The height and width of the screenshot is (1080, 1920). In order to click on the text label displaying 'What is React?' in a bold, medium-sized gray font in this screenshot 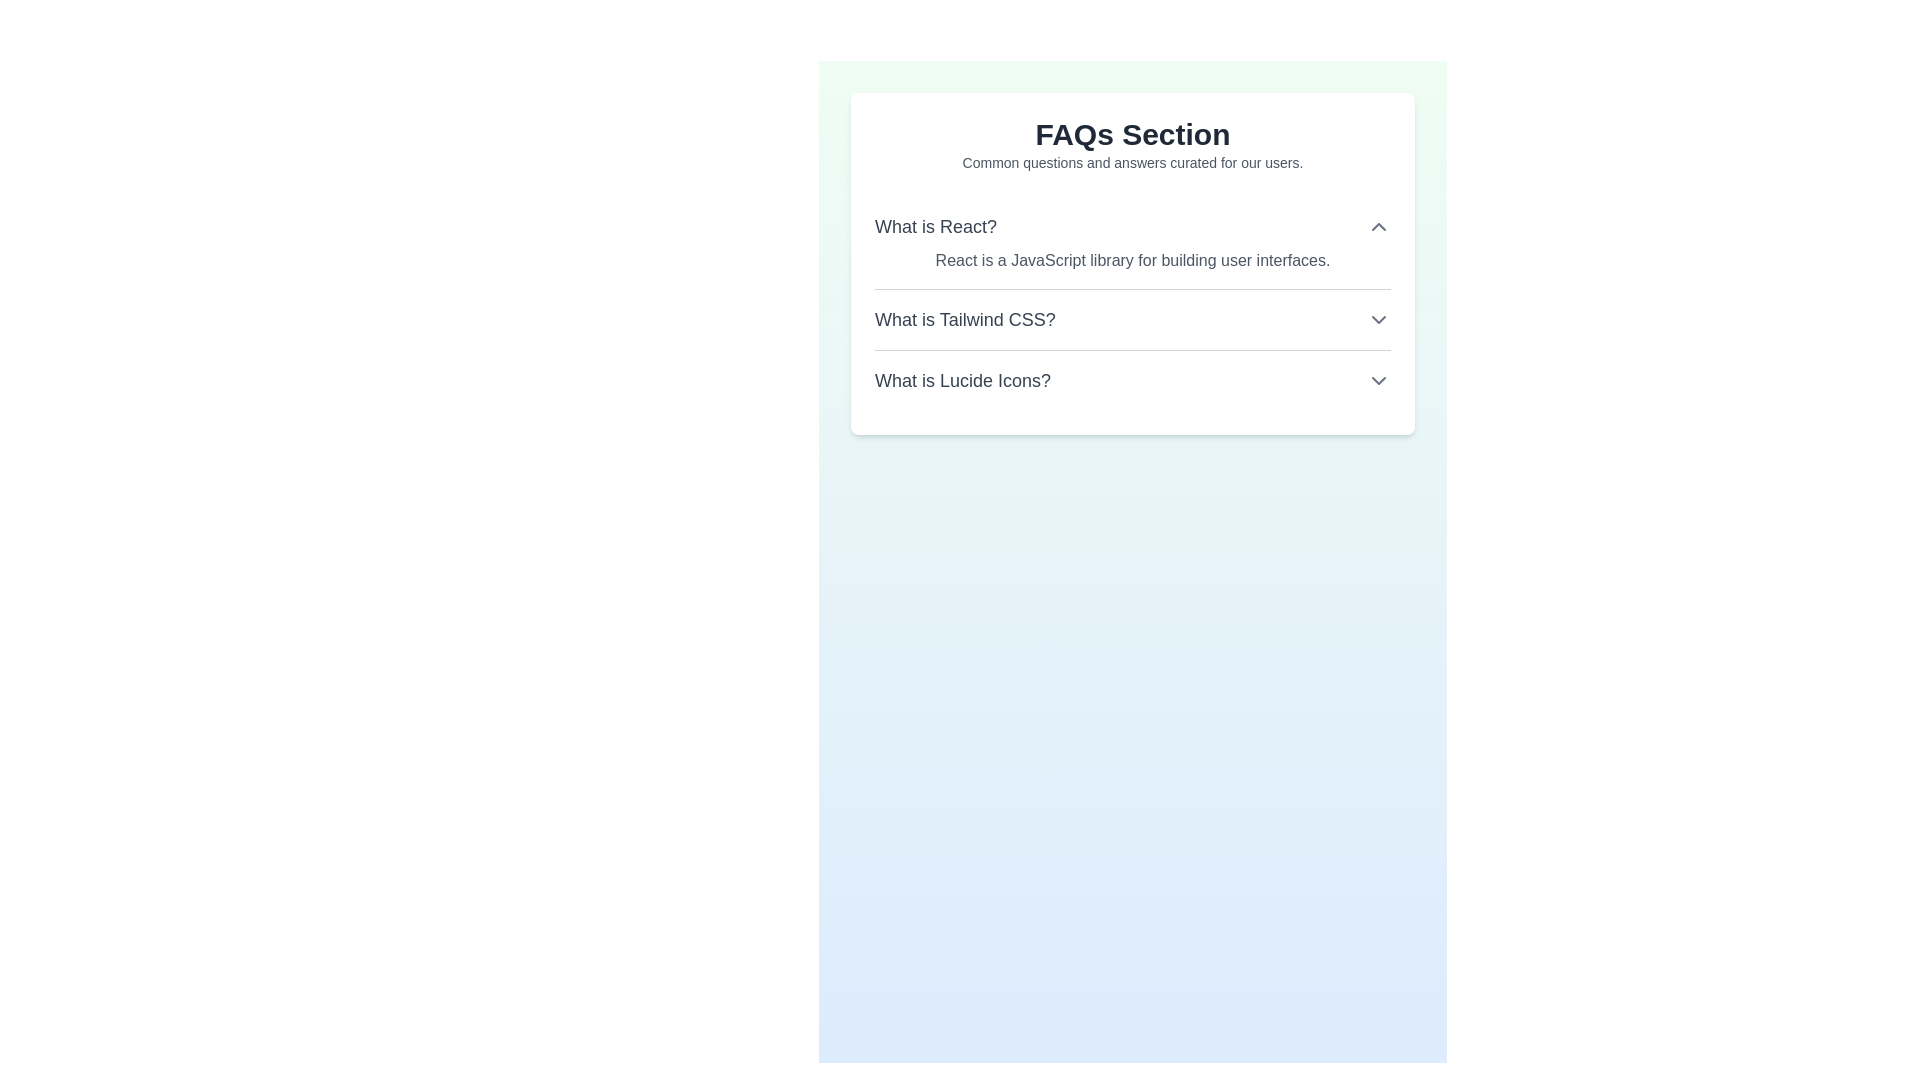, I will do `click(935, 226)`.